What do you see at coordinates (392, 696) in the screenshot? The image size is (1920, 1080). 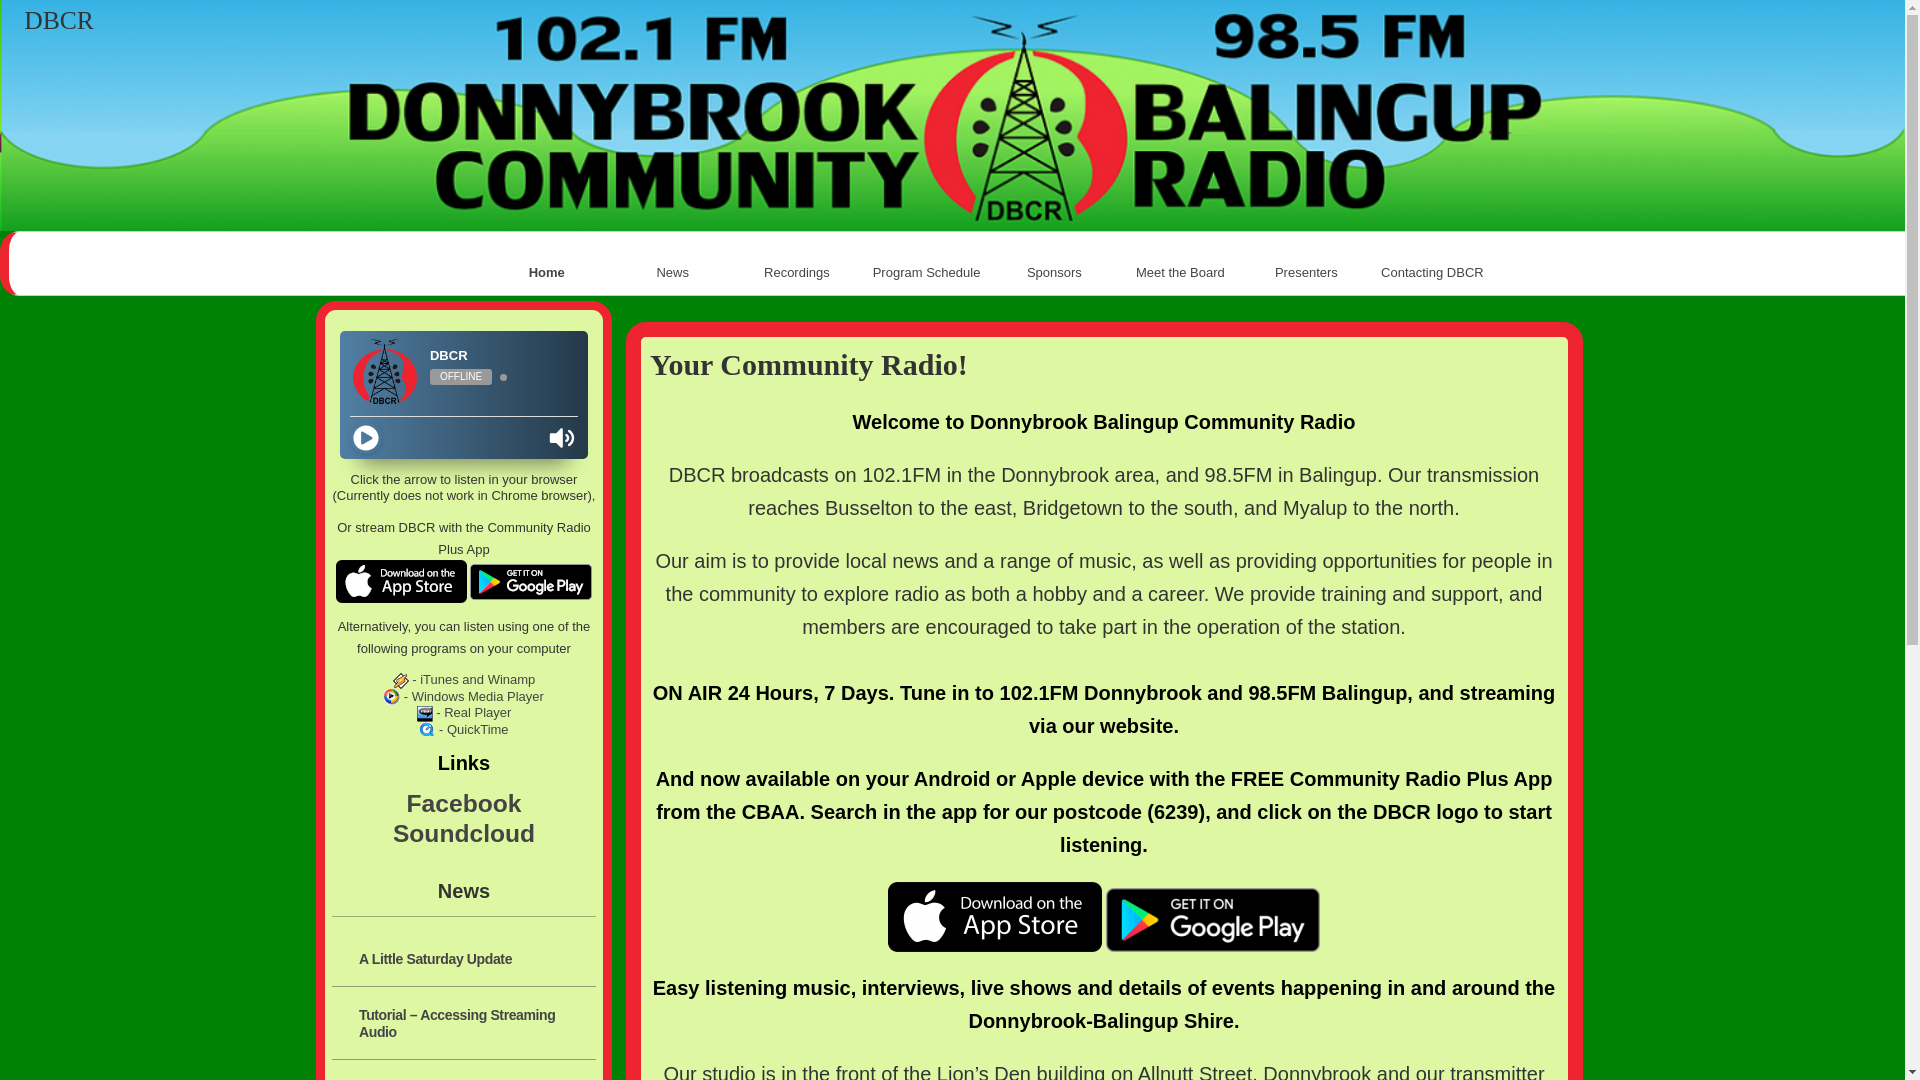 I see `'Windows Media Player'` at bounding box center [392, 696].